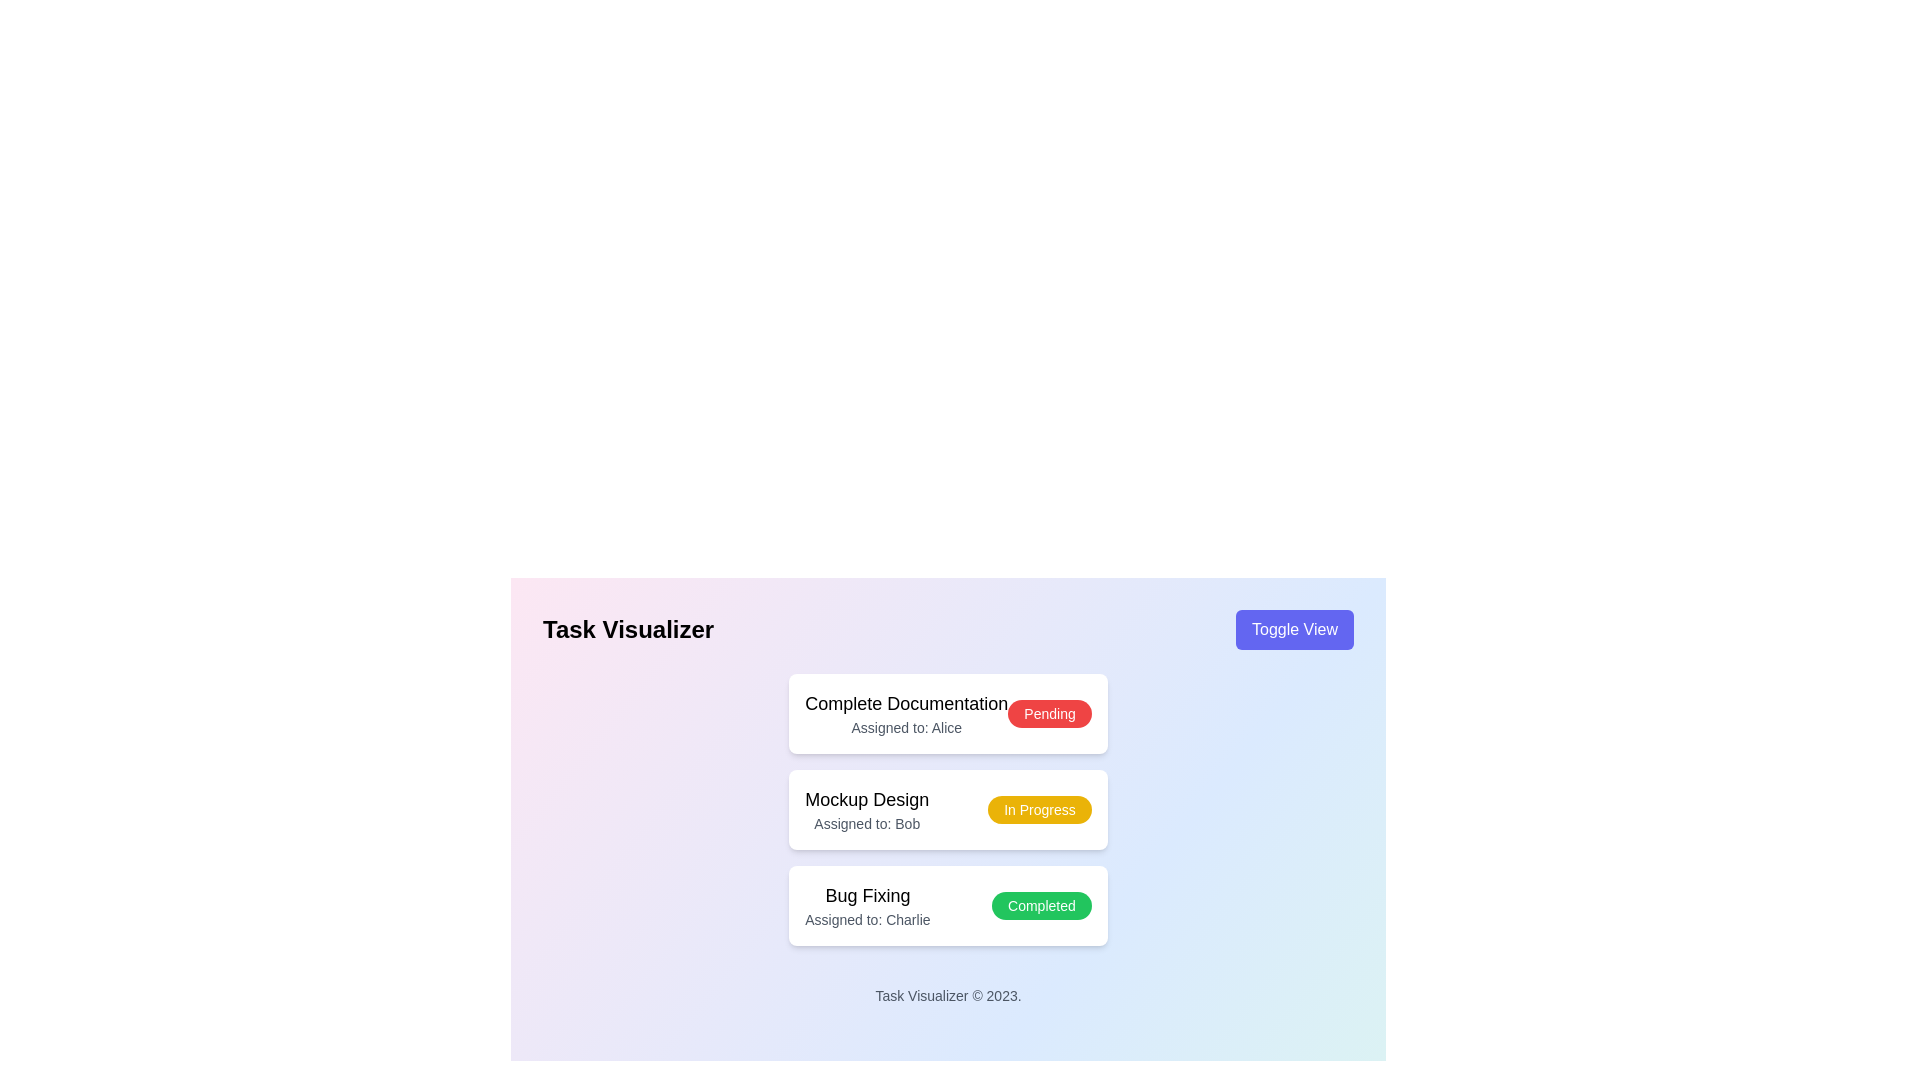 Image resolution: width=1920 pixels, height=1080 pixels. I want to click on the static text label that reads 'Assigned to: Bob', which is located directly underneath the title 'Mockup Design' within the task card, so click(867, 824).